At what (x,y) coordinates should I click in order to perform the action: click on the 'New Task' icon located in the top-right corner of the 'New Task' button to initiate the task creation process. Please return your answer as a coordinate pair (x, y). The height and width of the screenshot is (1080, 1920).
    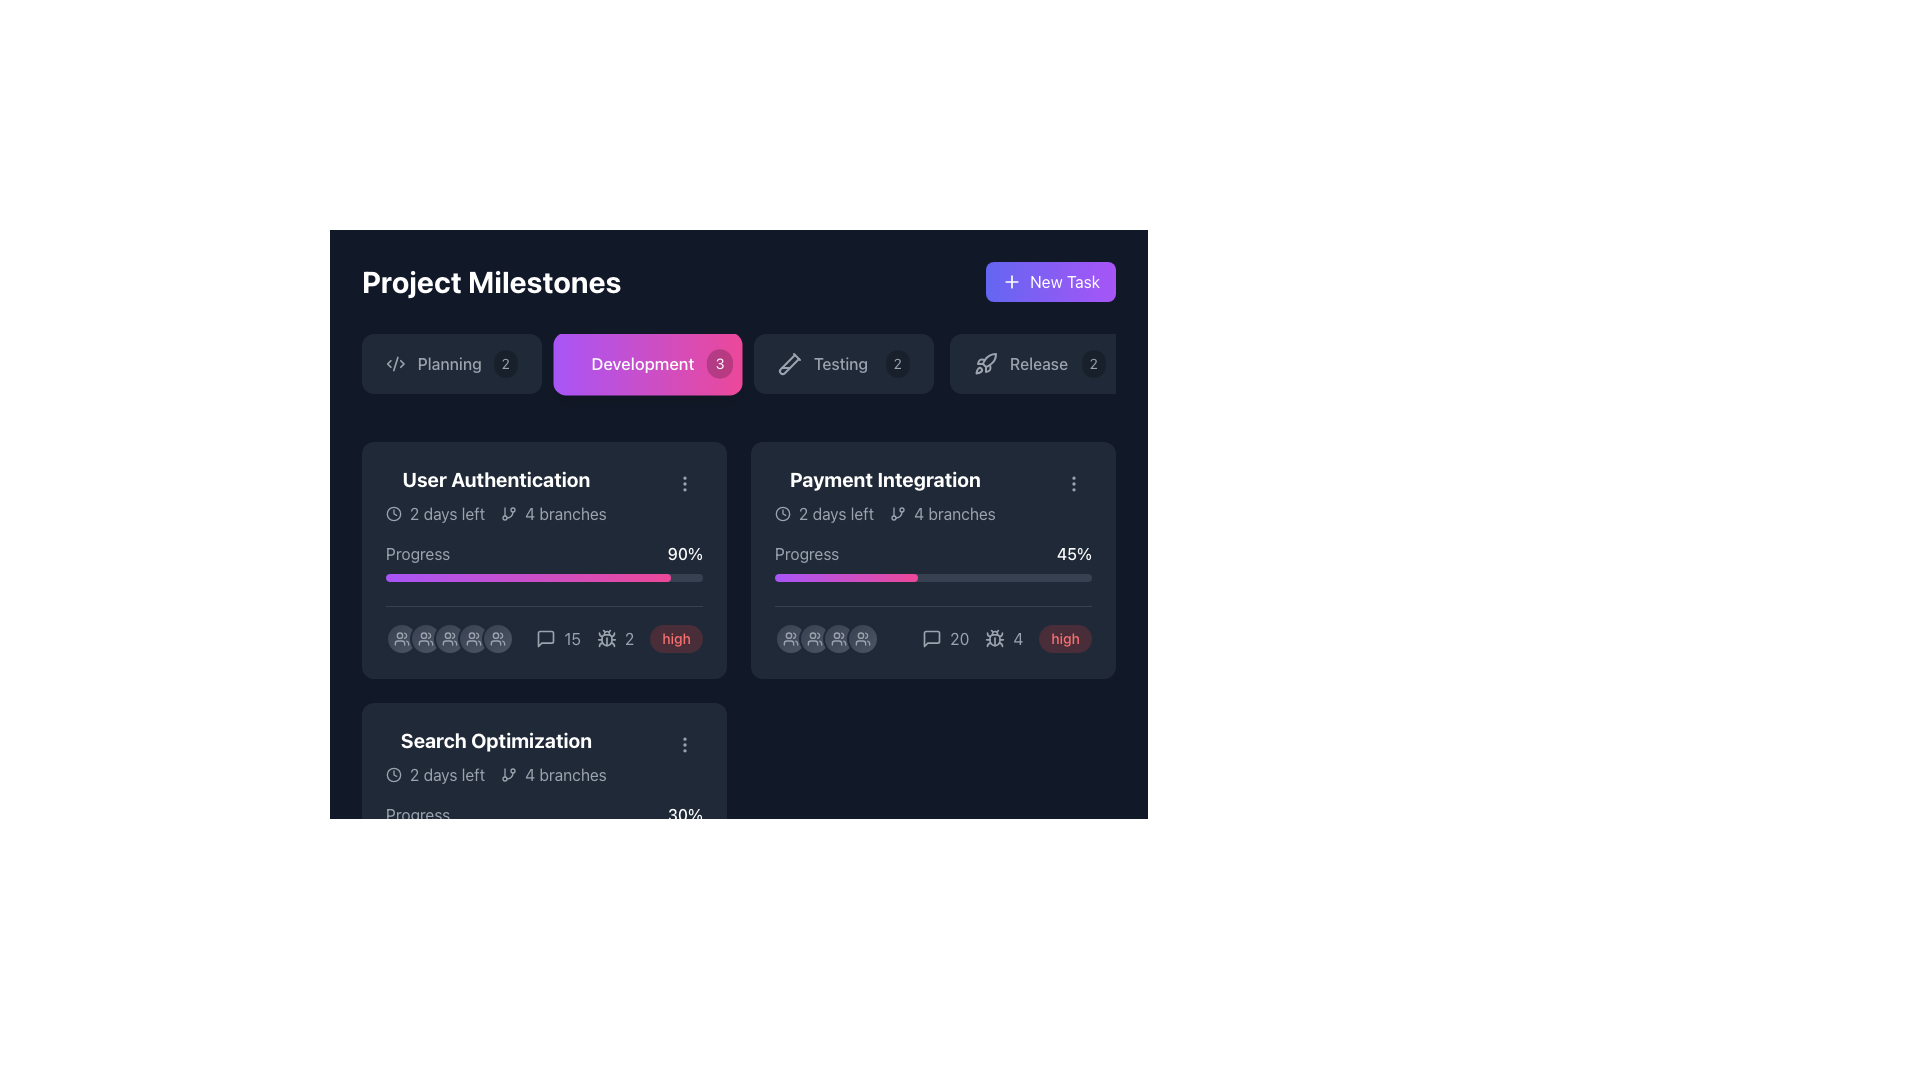
    Looking at the image, I should click on (1012, 281).